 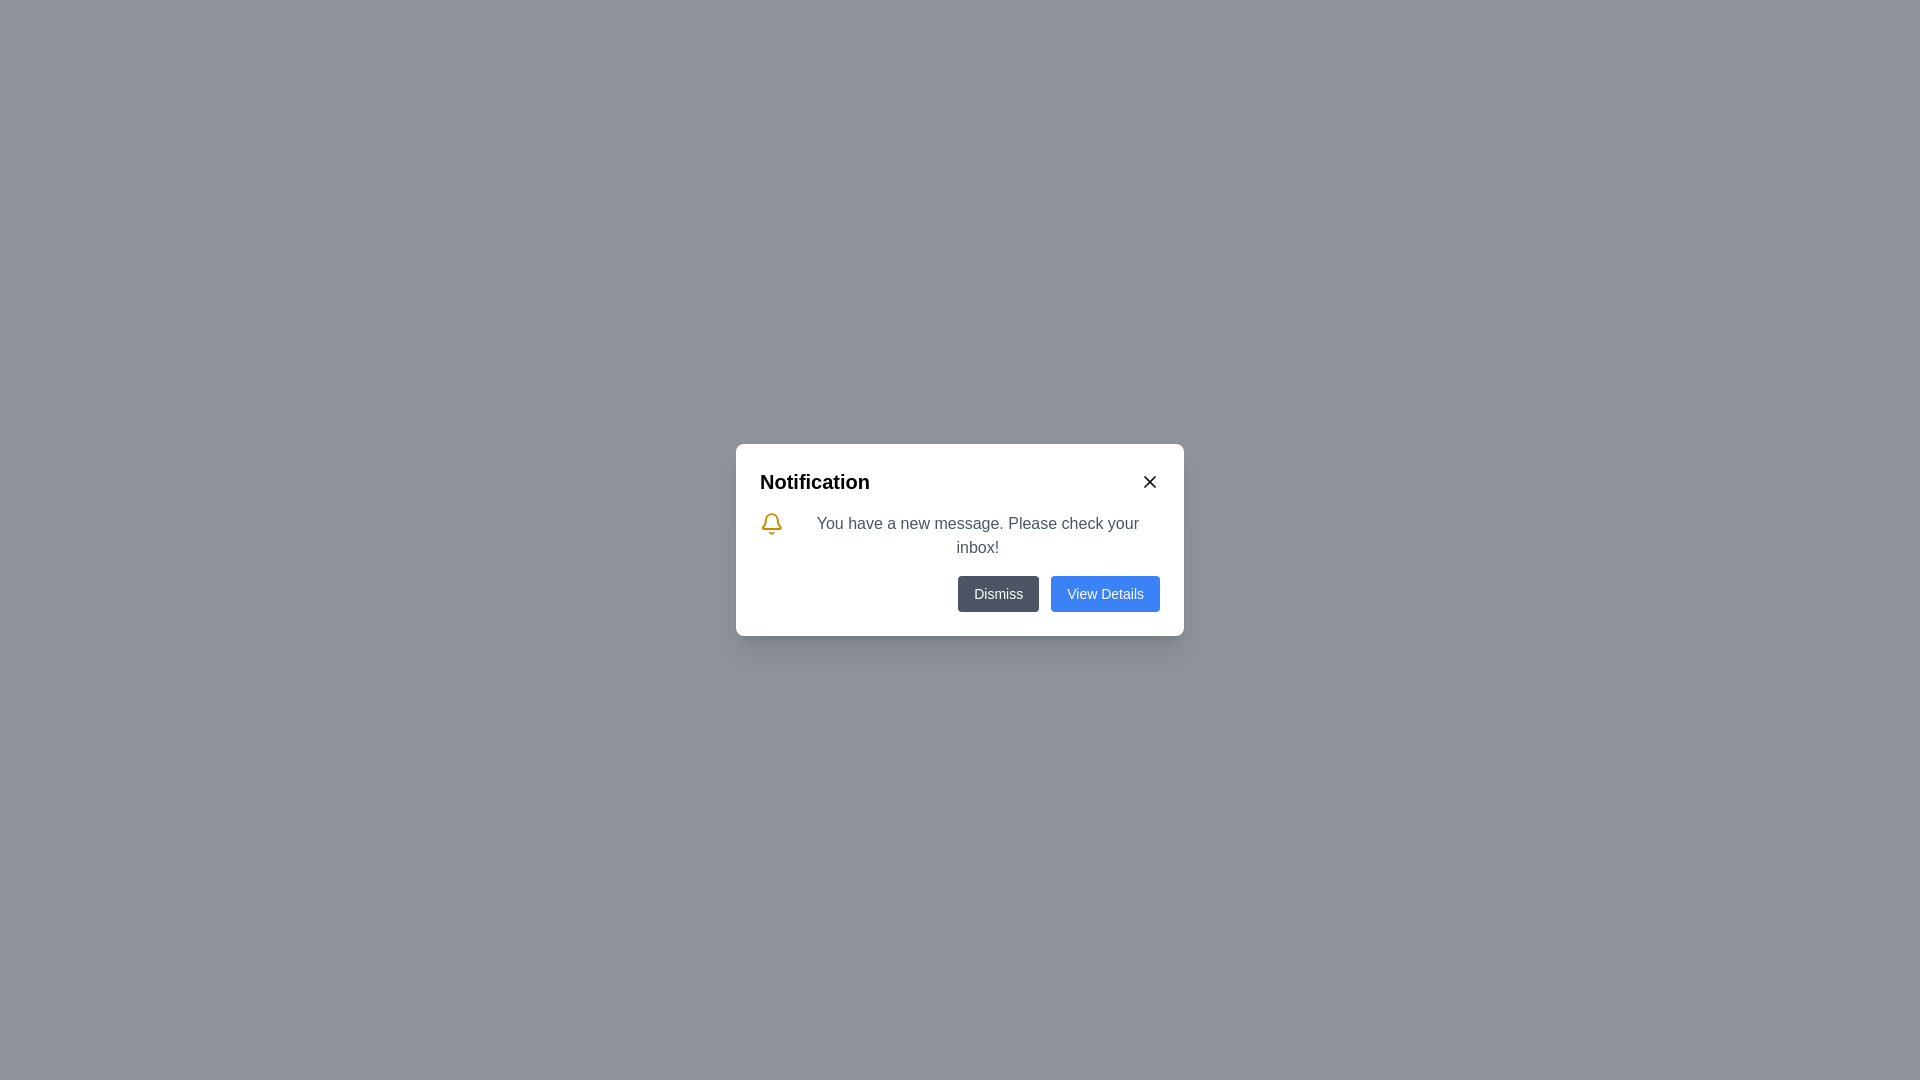 What do you see at coordinates (1104, 593) in the screenshot?
I see `the 'View Details' button located at the bottom-right corner of the notification modal` at bounding box center [1104, 593].